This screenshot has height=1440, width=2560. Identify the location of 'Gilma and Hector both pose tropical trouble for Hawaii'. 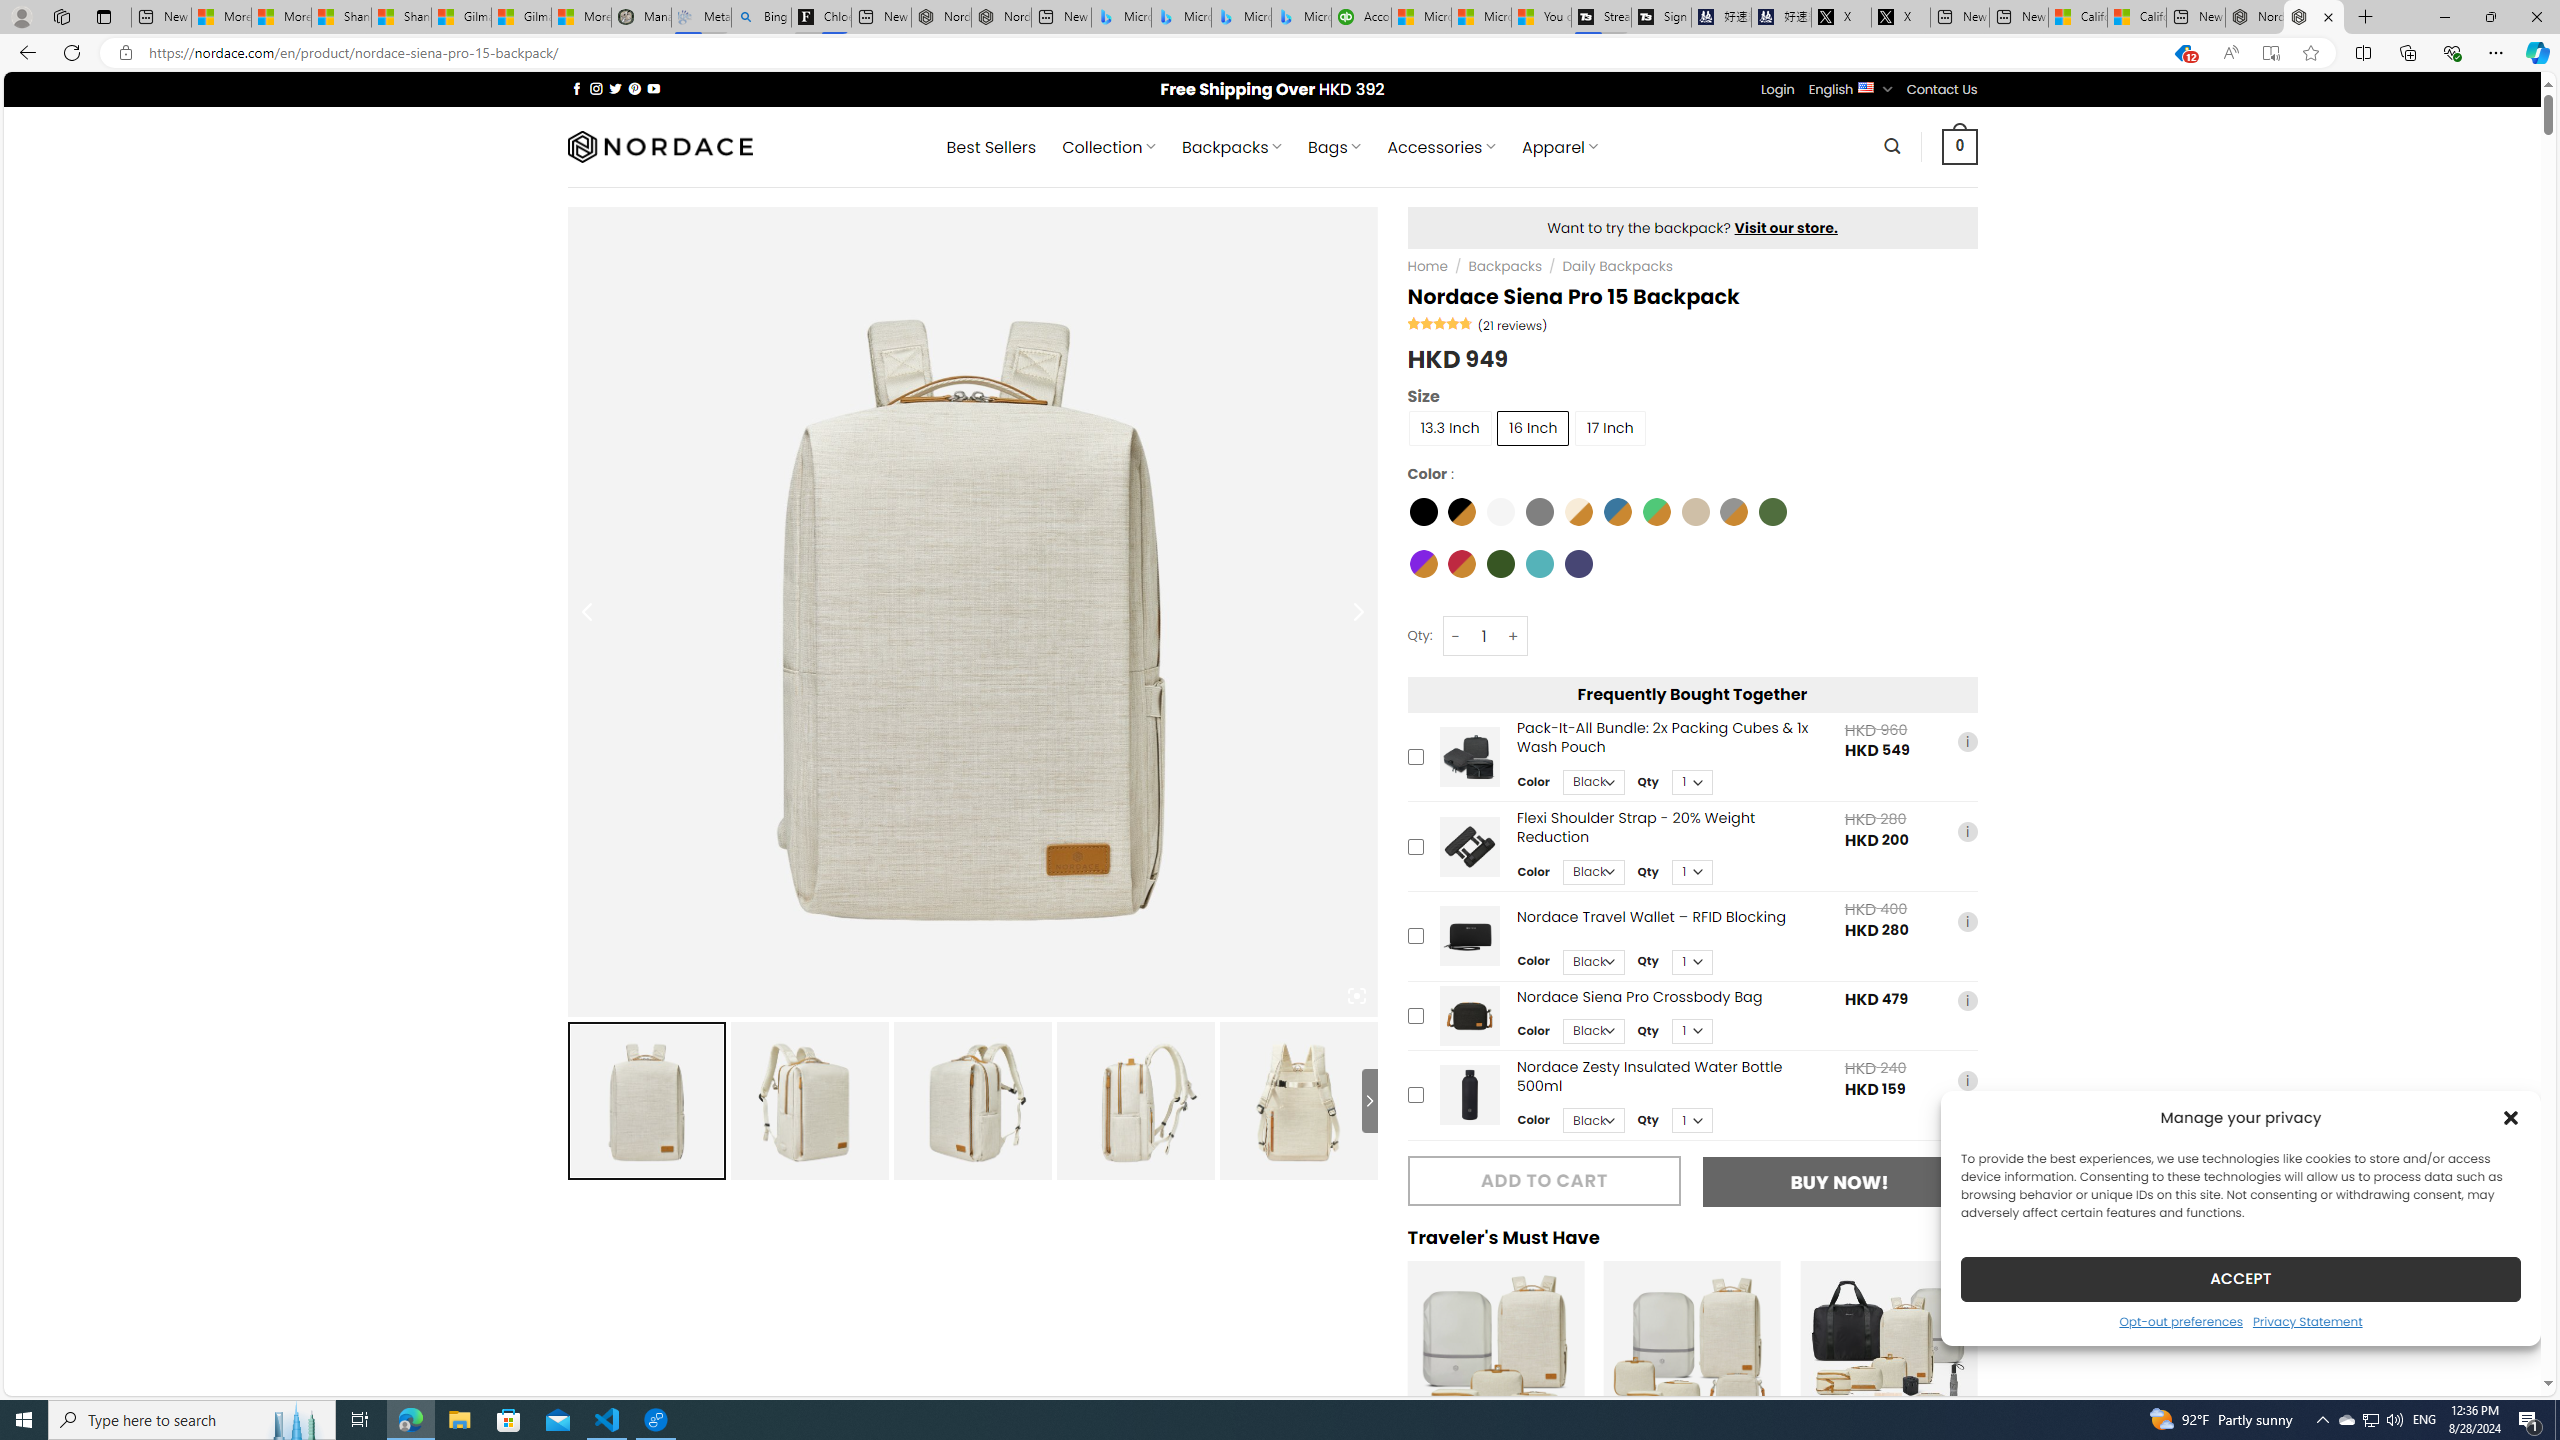
(521, 16).